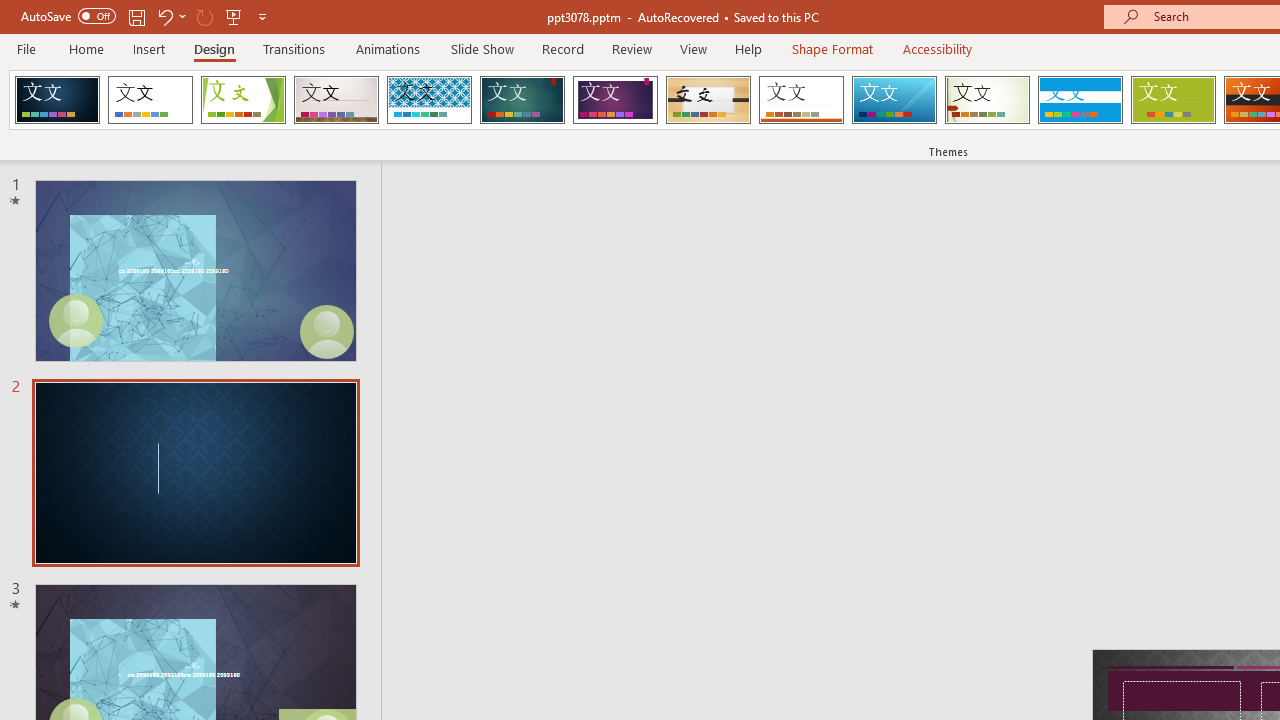 This screenshot has height=720, width=1280. Describe the element at coordinates (85, 48) in the screenshot. I see `'Home'` at that location.